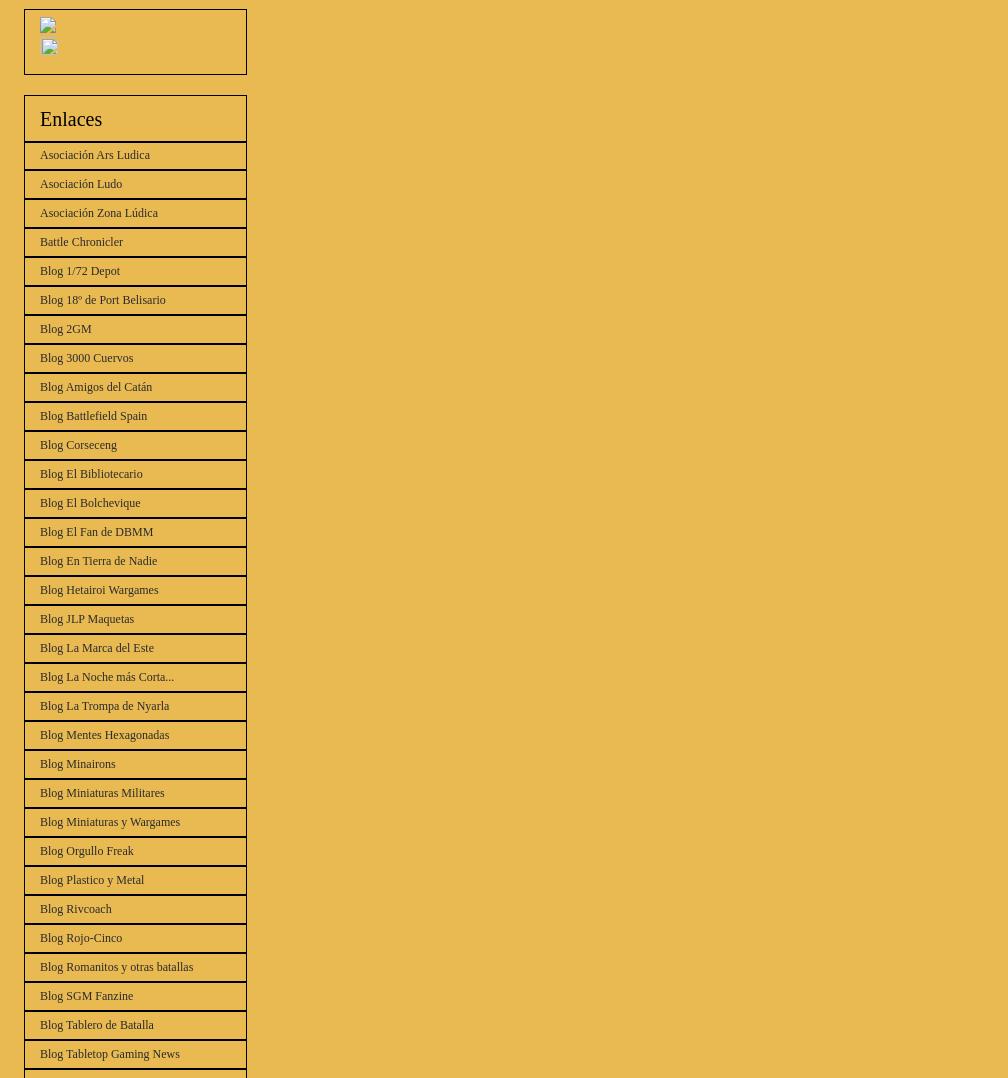  Describe the element at coordinates (102, 791) in the screenshot. I see `'Blog Miniaturas Militares'` at that location.